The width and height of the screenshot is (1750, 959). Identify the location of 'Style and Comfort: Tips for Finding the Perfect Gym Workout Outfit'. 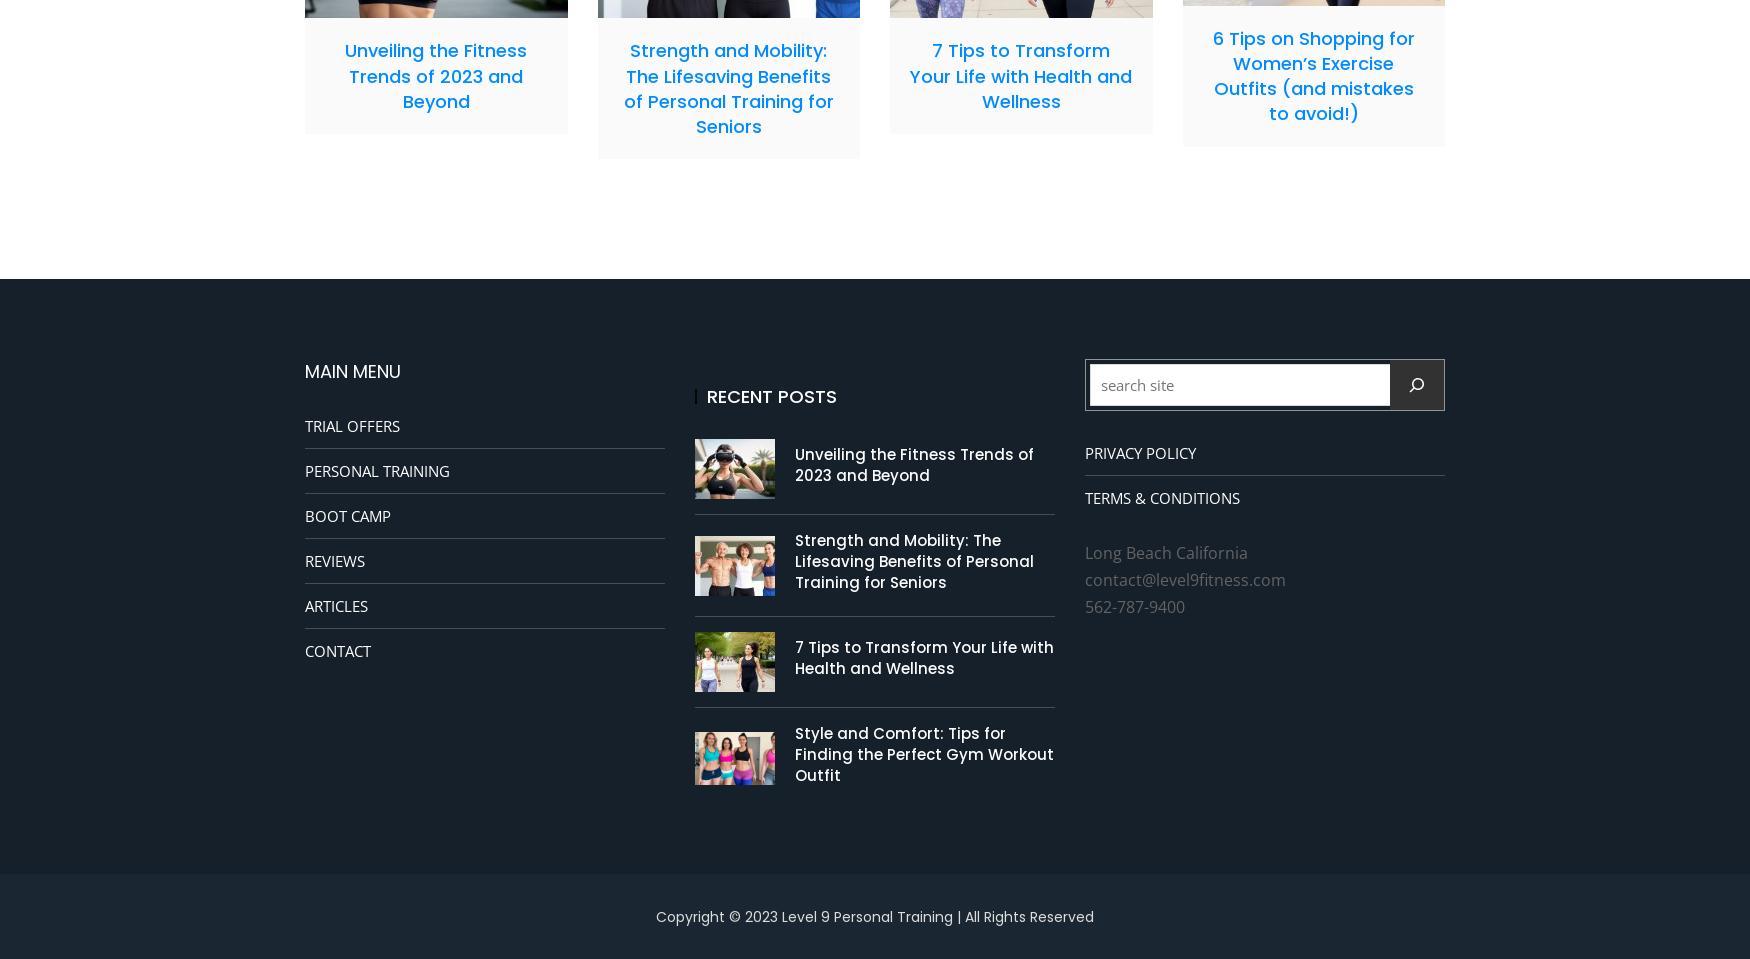
(923, 754).